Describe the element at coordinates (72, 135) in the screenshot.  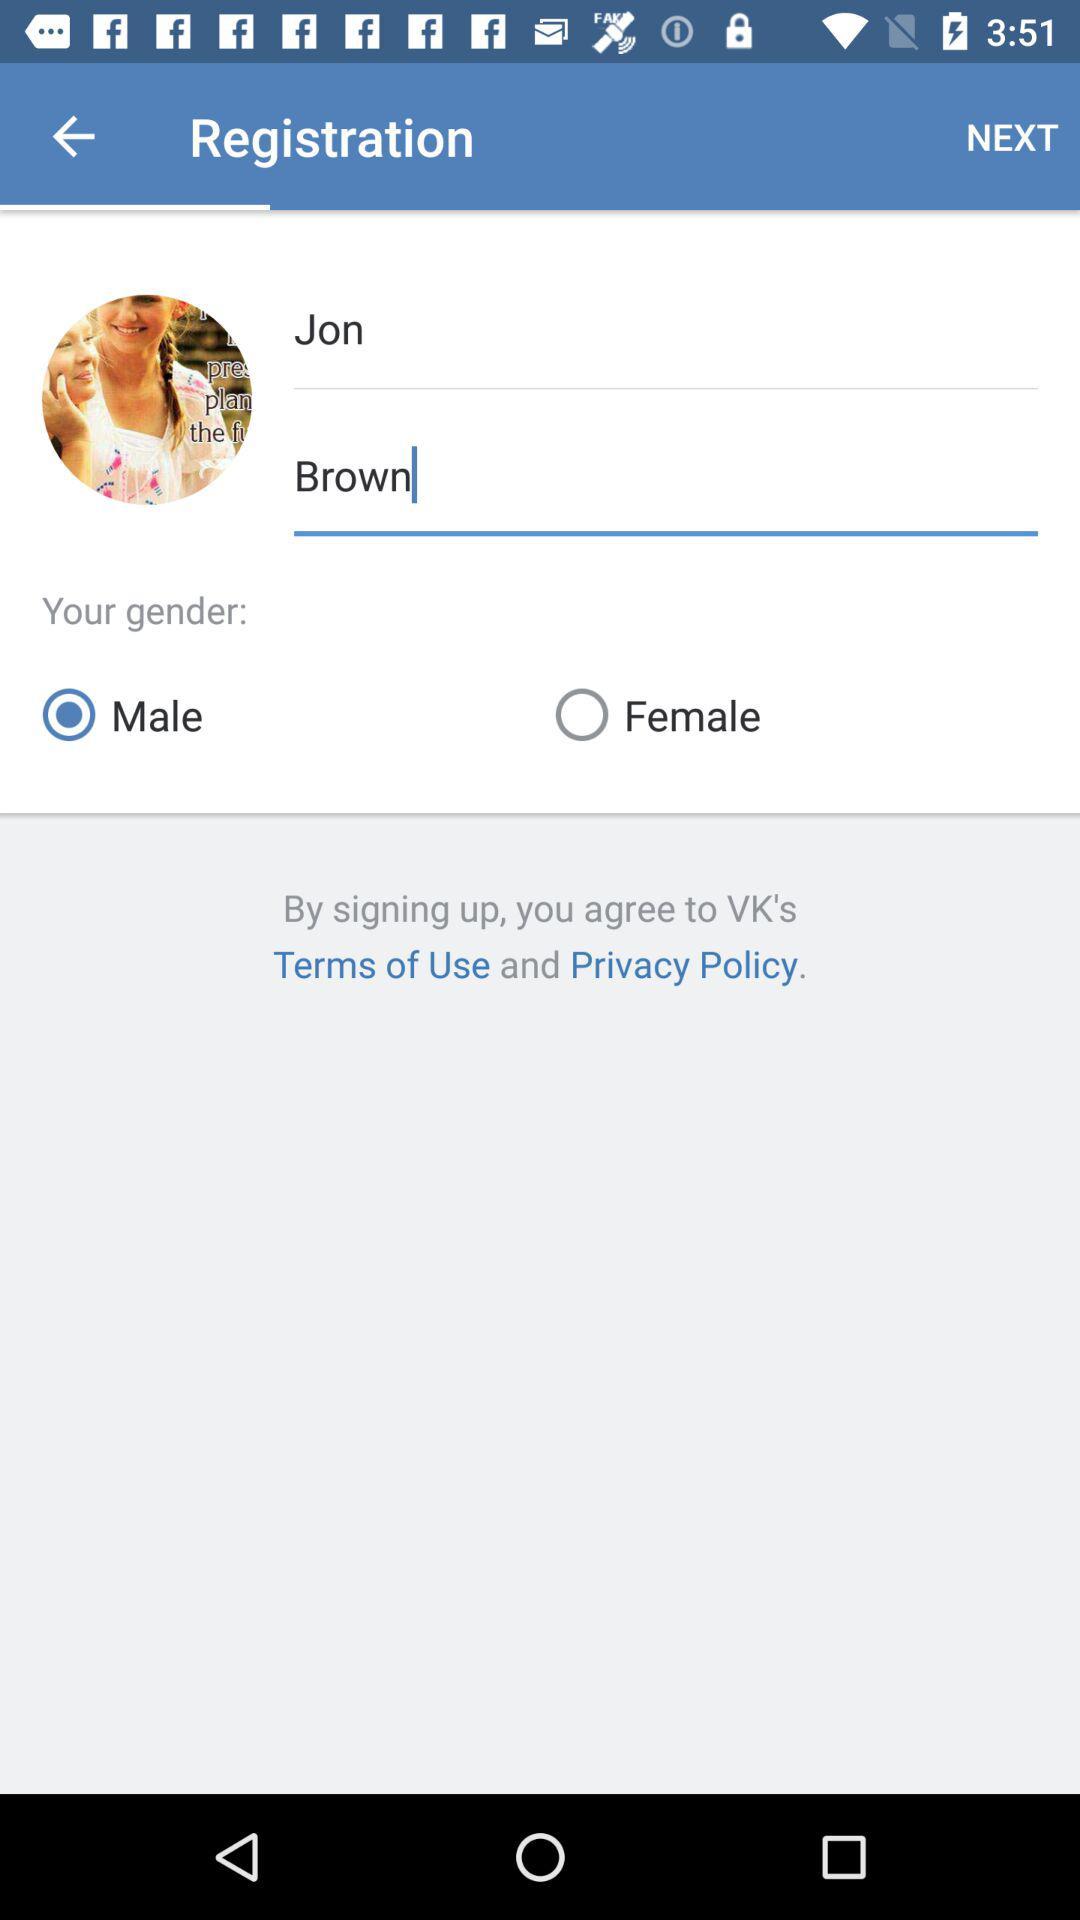
I see `item next to registration` at that location.